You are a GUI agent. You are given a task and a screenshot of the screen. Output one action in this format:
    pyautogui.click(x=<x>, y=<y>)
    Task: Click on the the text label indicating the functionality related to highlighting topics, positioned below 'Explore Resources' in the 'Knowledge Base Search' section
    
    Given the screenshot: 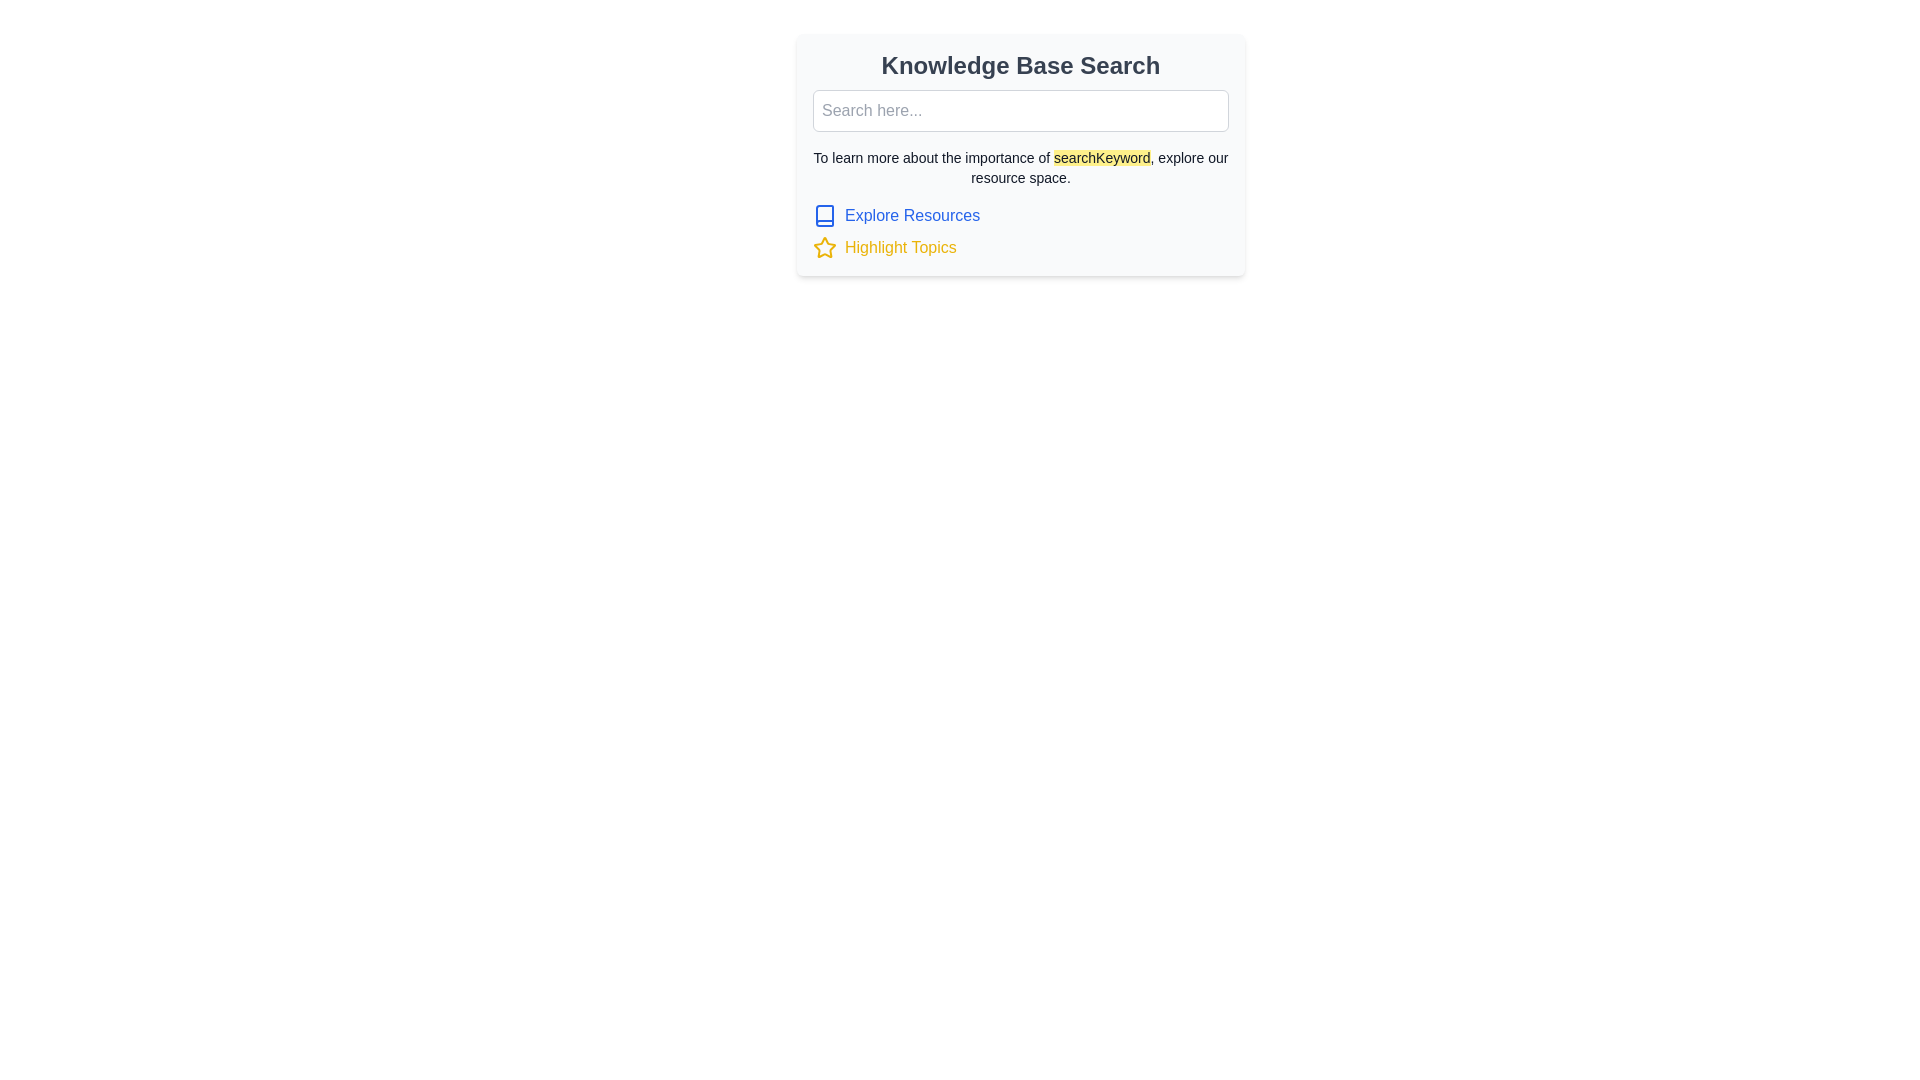 What is the action you would take?
    pyautogui.click(x=899, y=246)
    